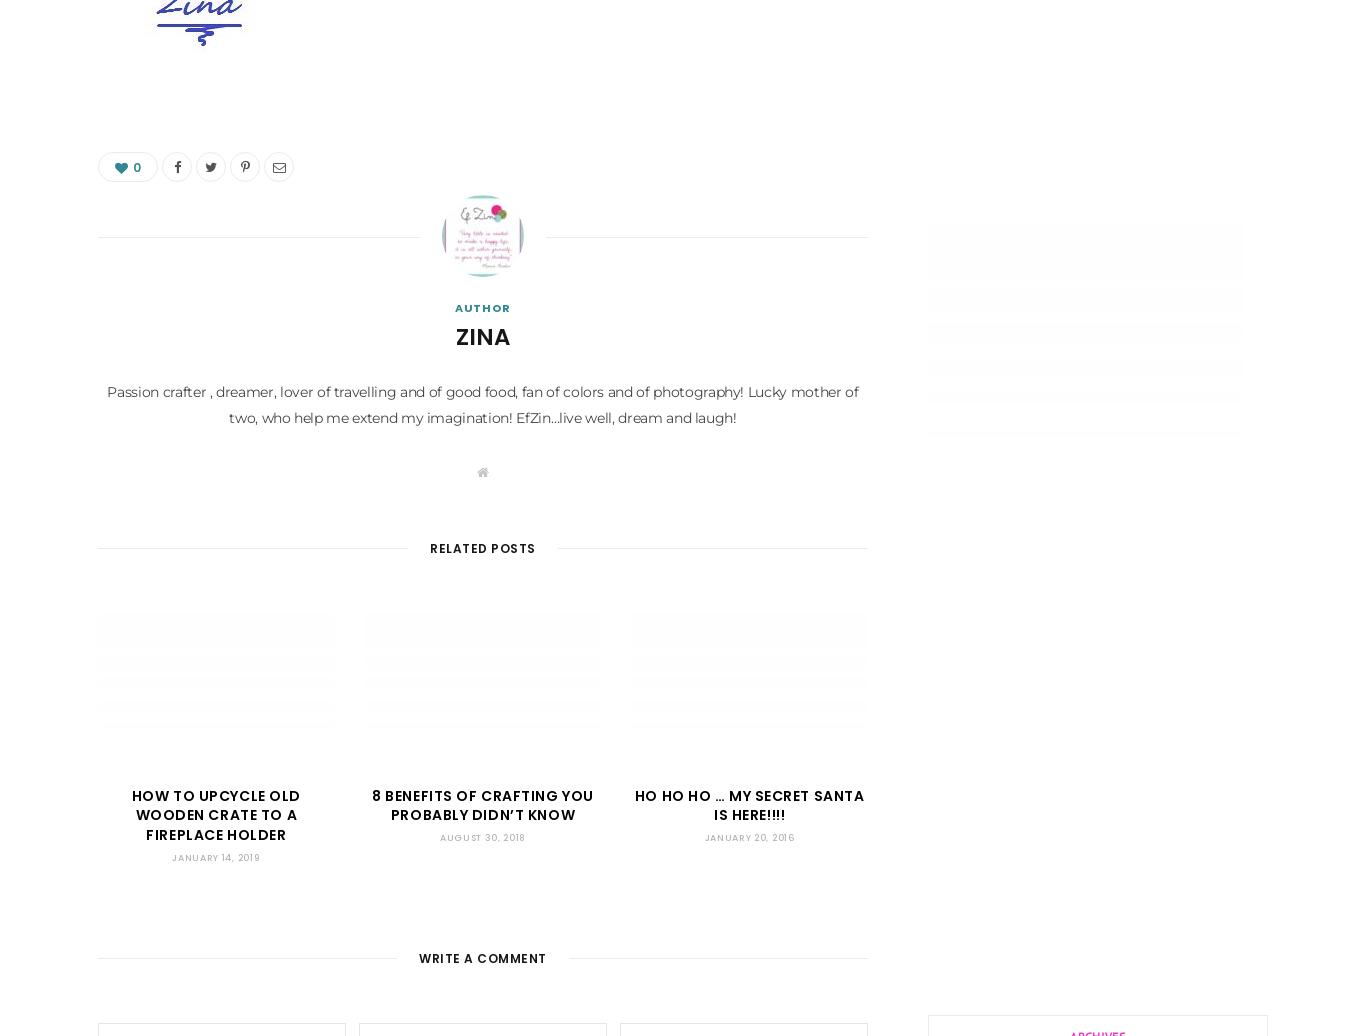  What do you see at coordinates (214, 815) in the screenshot?
I see `'How to upcycle old wooden crate to a fireplace holder'` at bounding box center [214, 815].